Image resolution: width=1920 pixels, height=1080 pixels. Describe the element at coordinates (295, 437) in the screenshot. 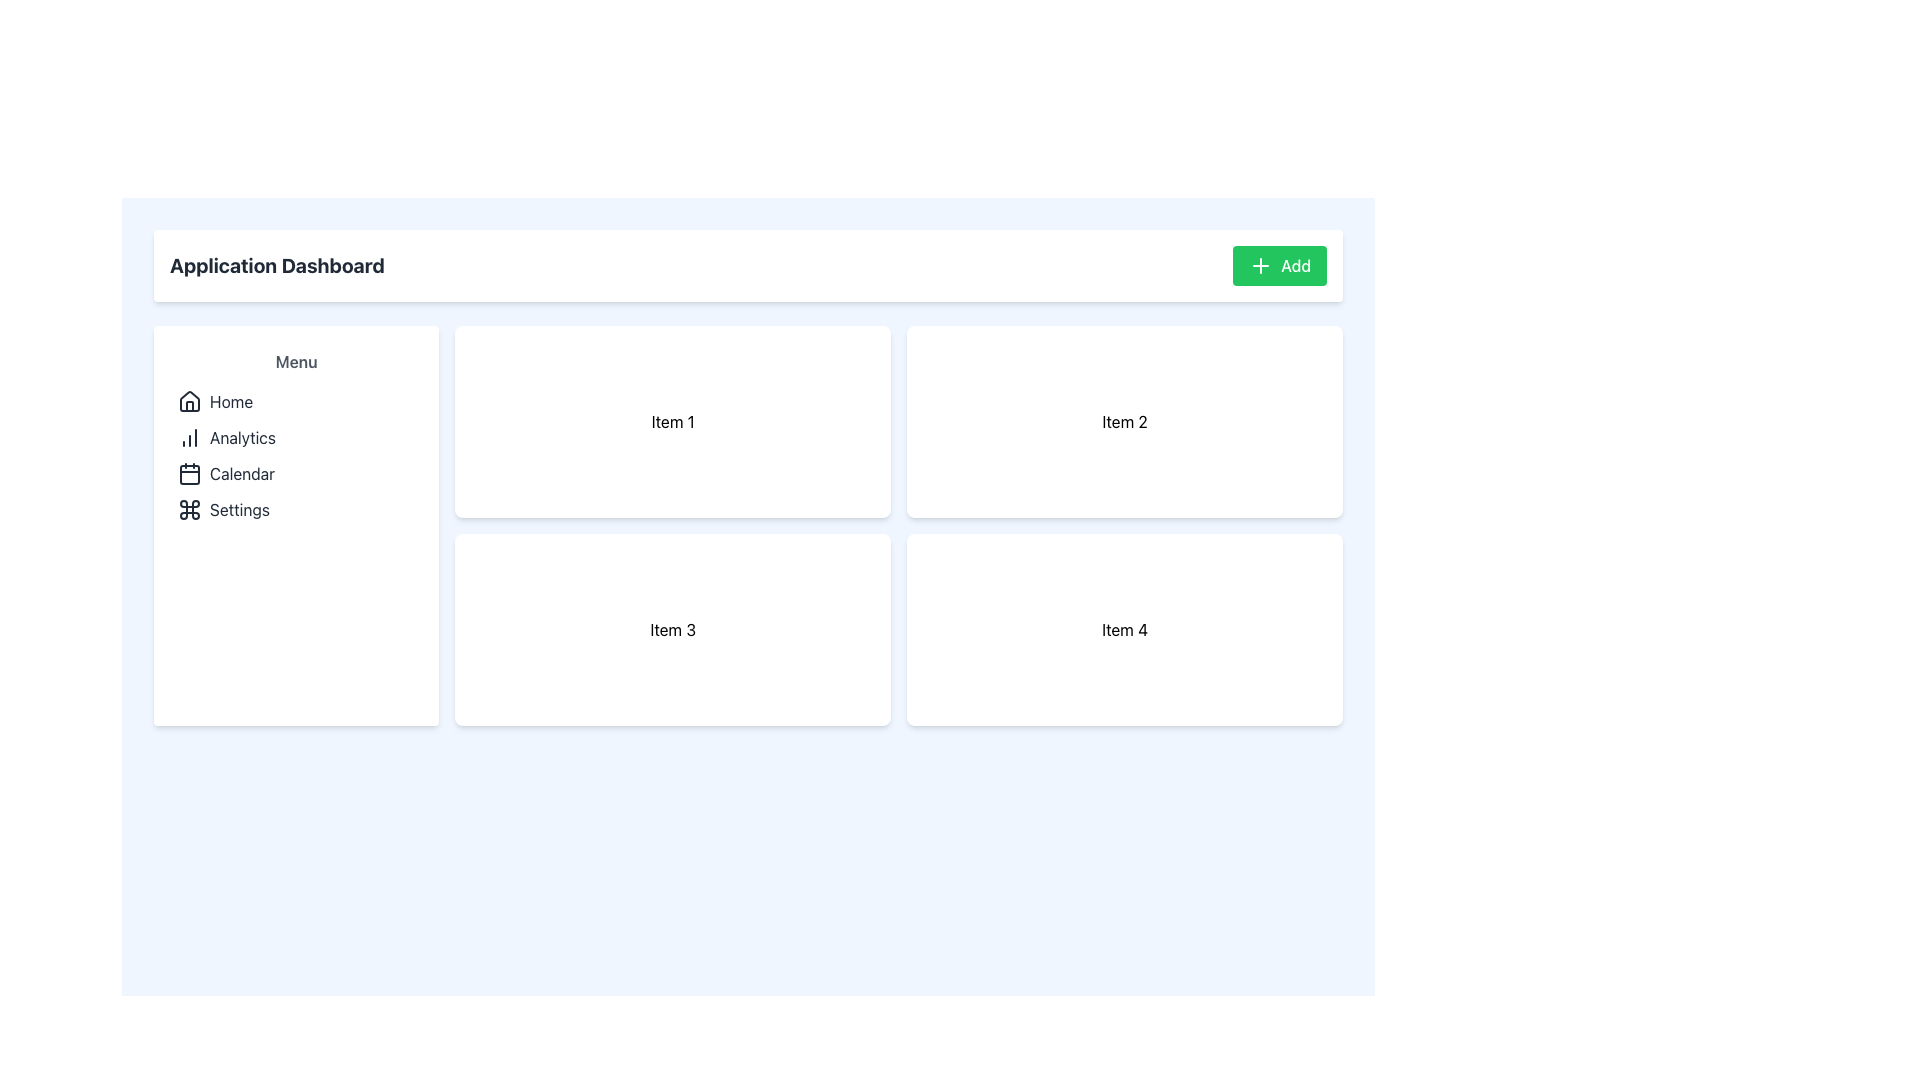

I see `the 'Analytics' navigation menu item, which is the second item in the vertical list of the left-hand sidebar` at that location.